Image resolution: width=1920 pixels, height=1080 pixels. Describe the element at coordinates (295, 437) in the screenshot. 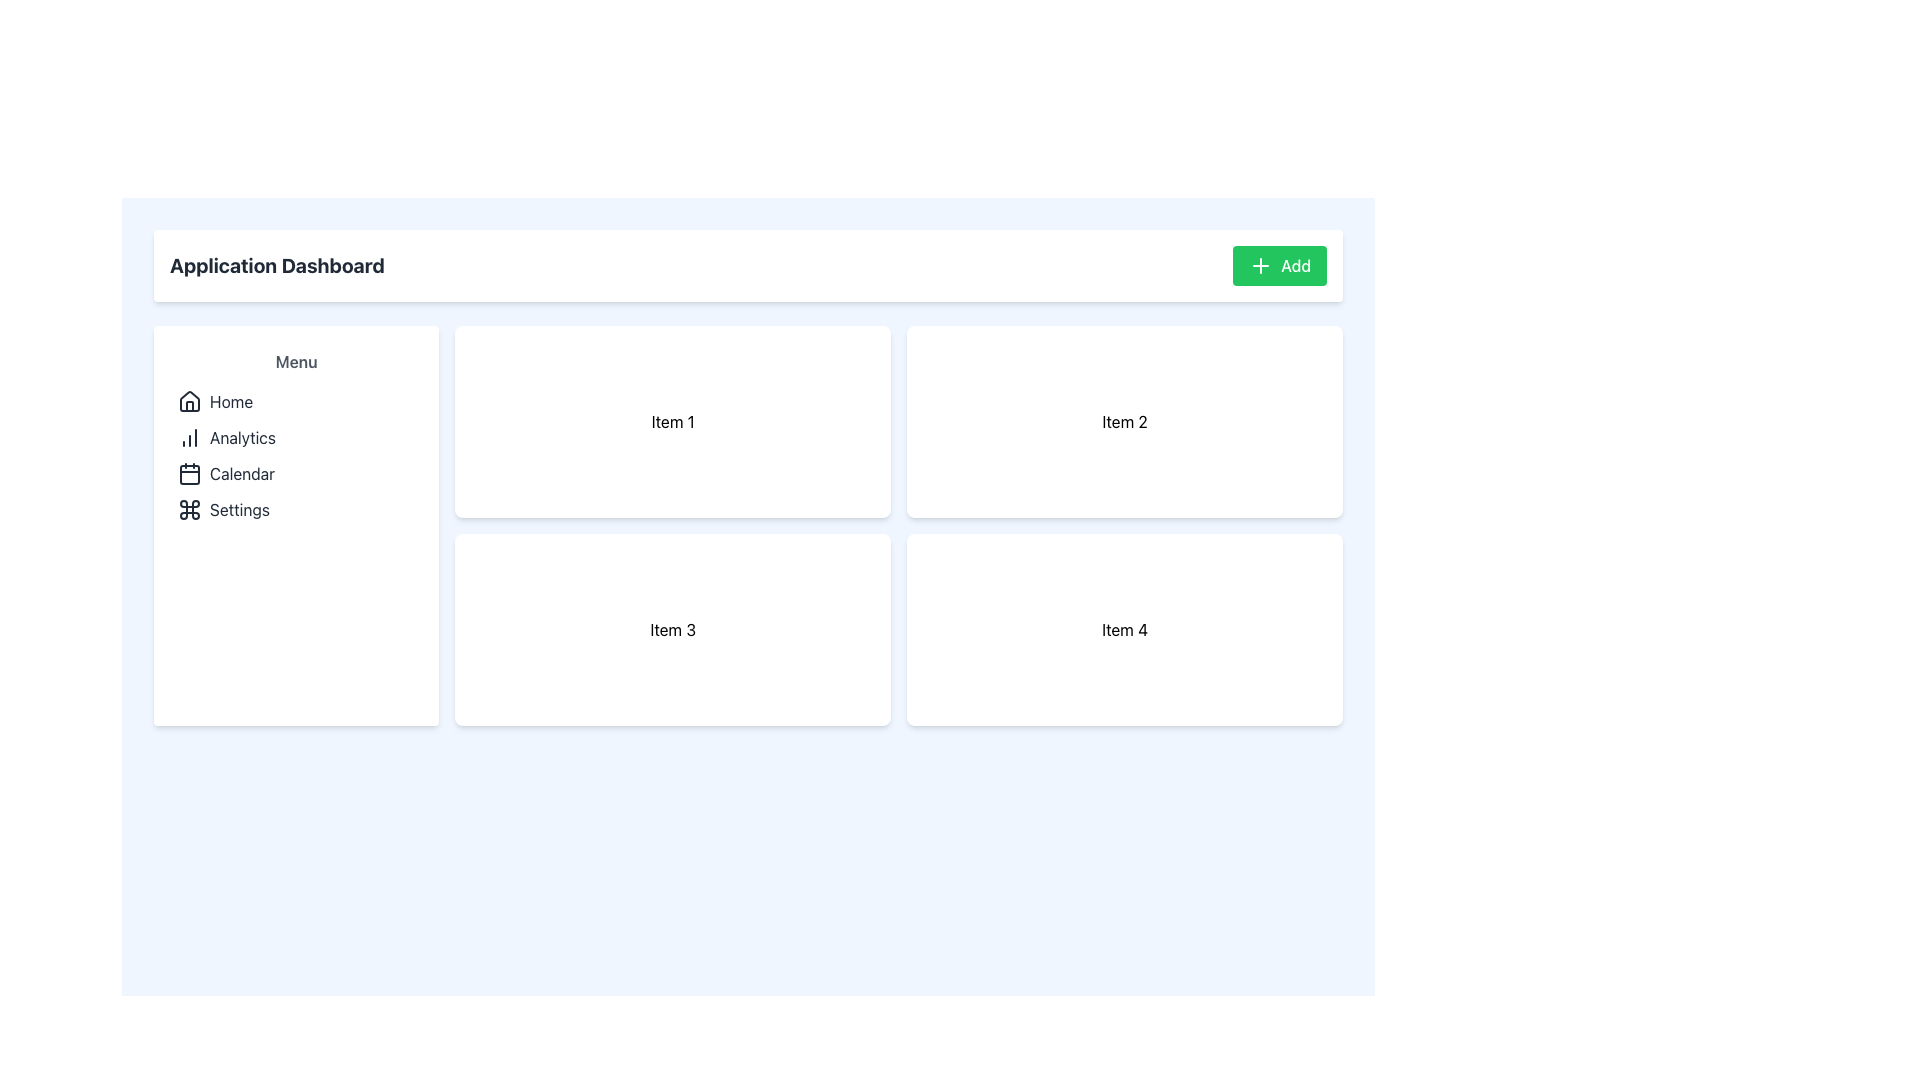

I see `the 'Analytics' navigation menu item, which is the second item in the vertical list of the left-hand sidebar` at that location.